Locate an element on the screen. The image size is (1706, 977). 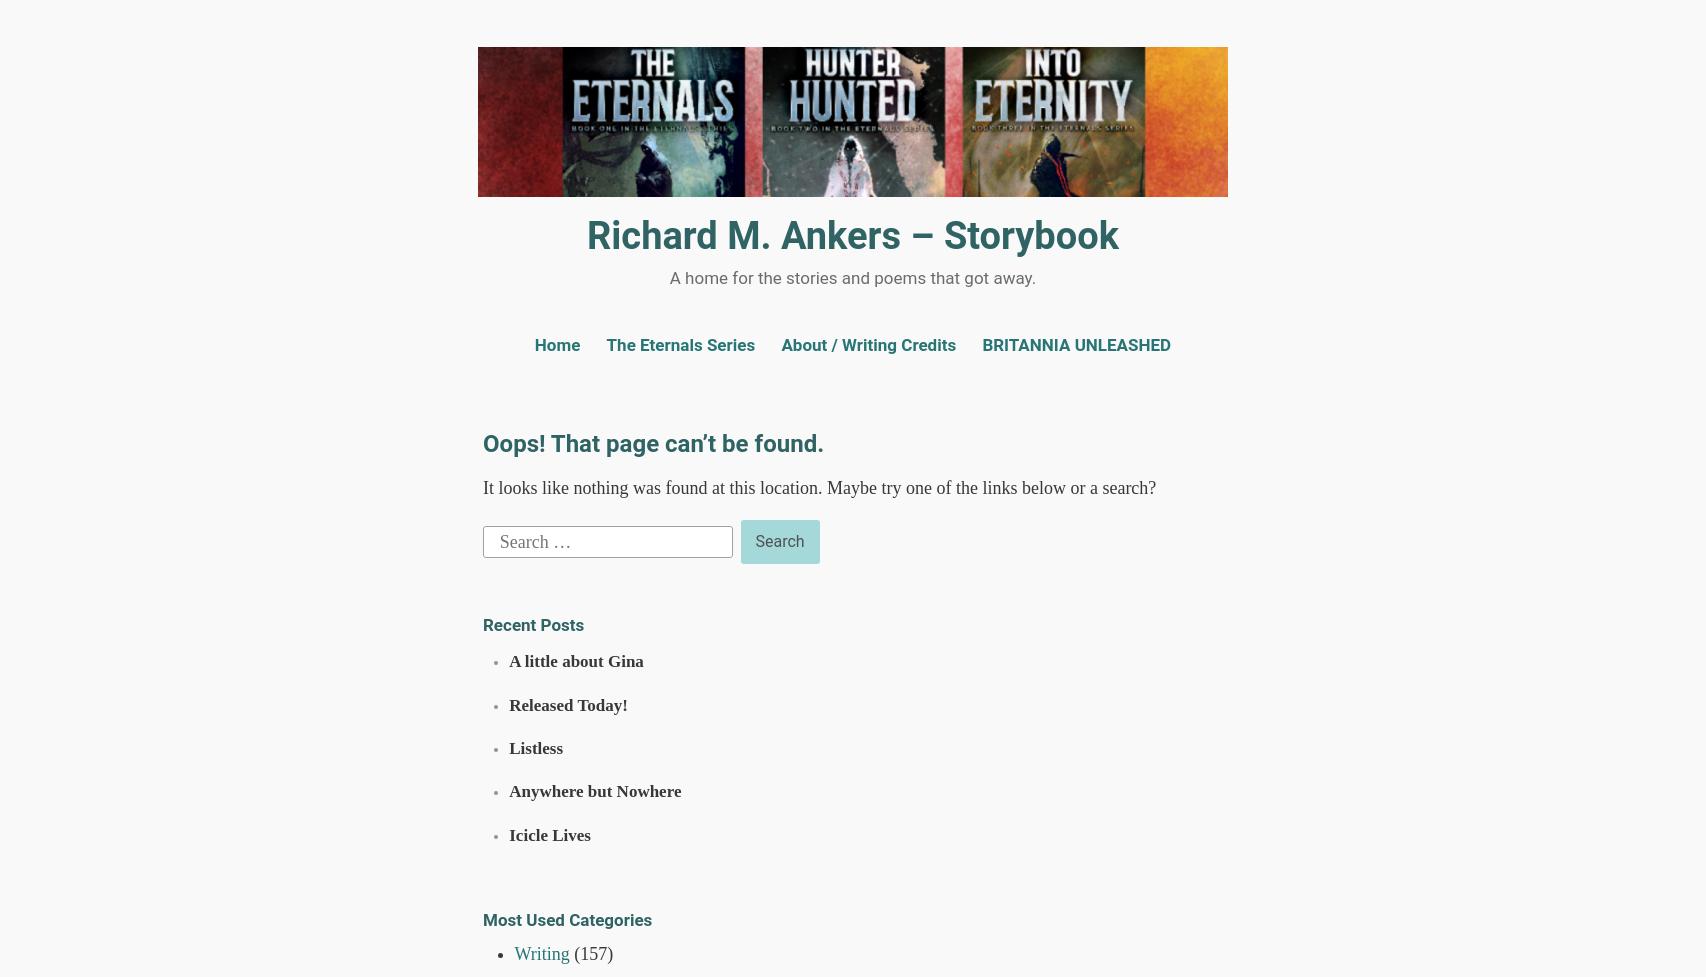
'BRITANNIA UNLEASHED' is located at coordinates (1076, 344).